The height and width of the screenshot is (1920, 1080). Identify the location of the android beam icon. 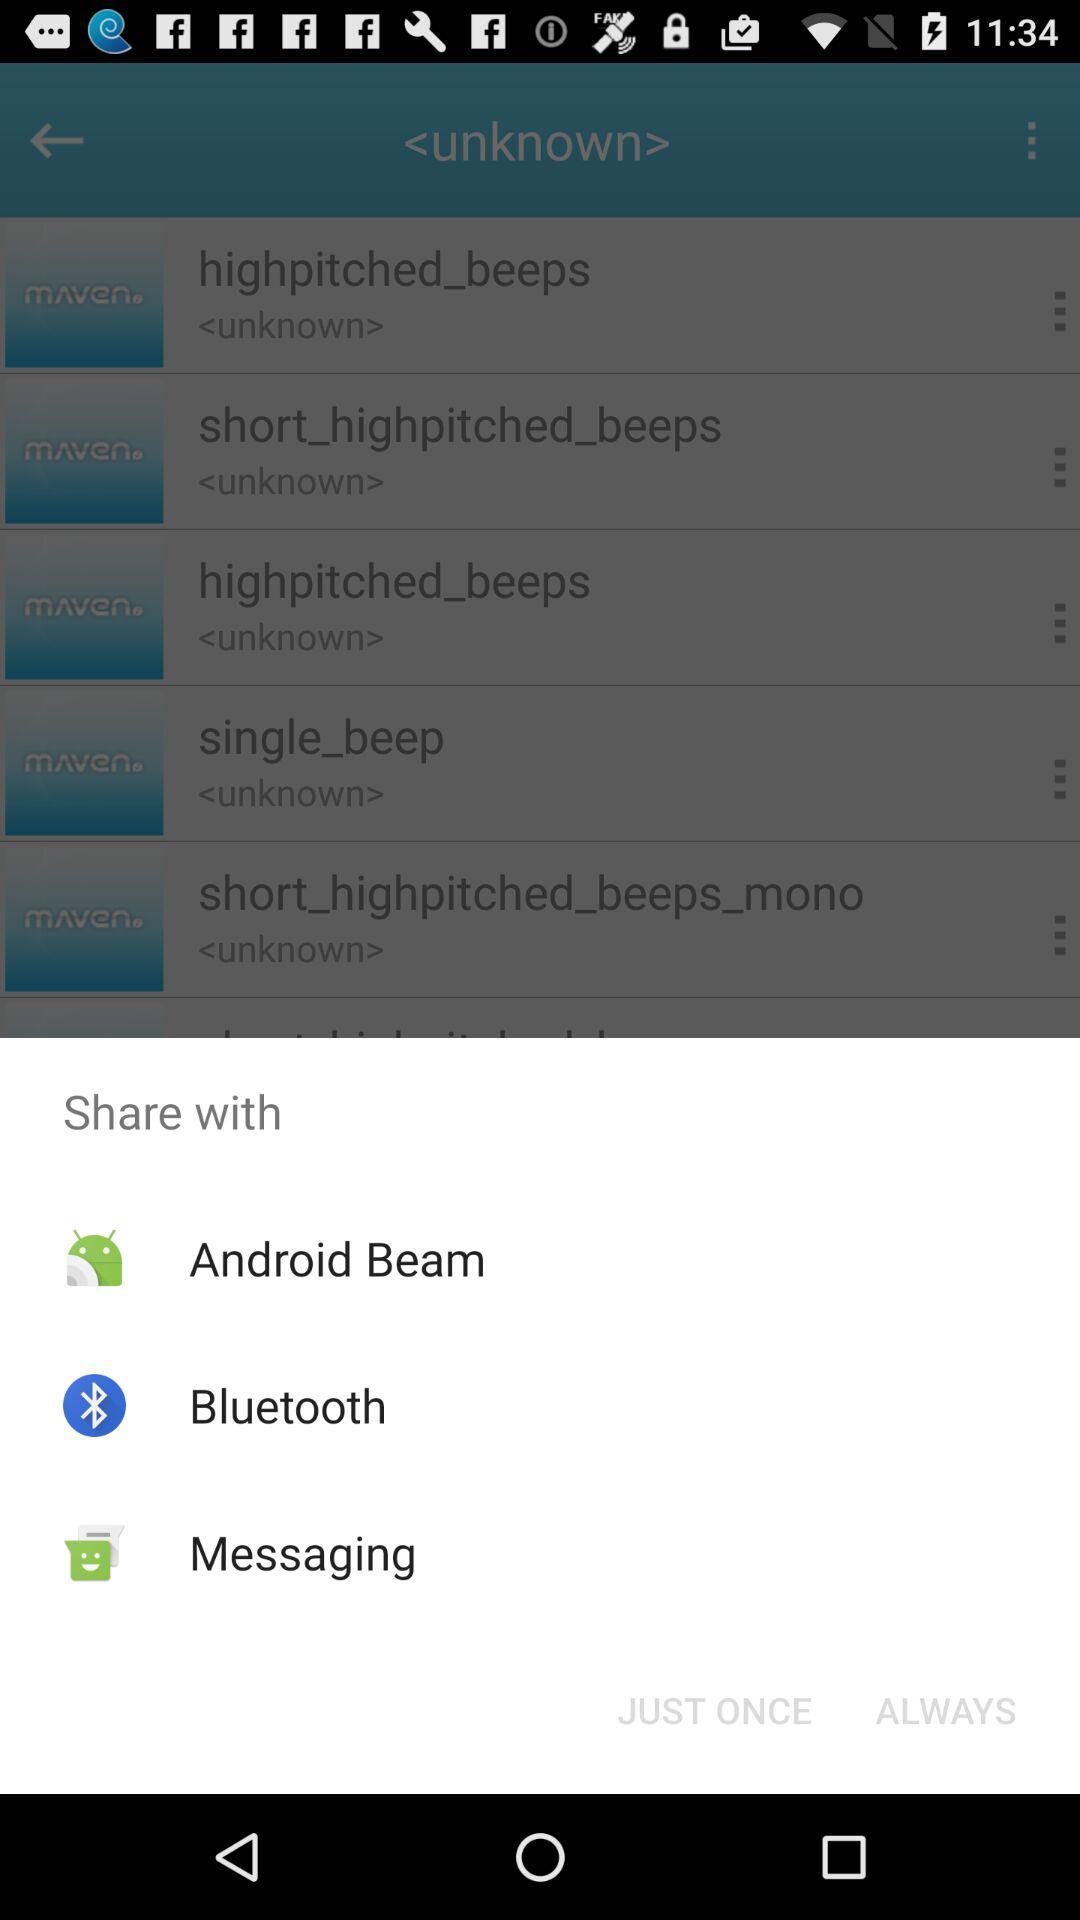
(336, 1257).